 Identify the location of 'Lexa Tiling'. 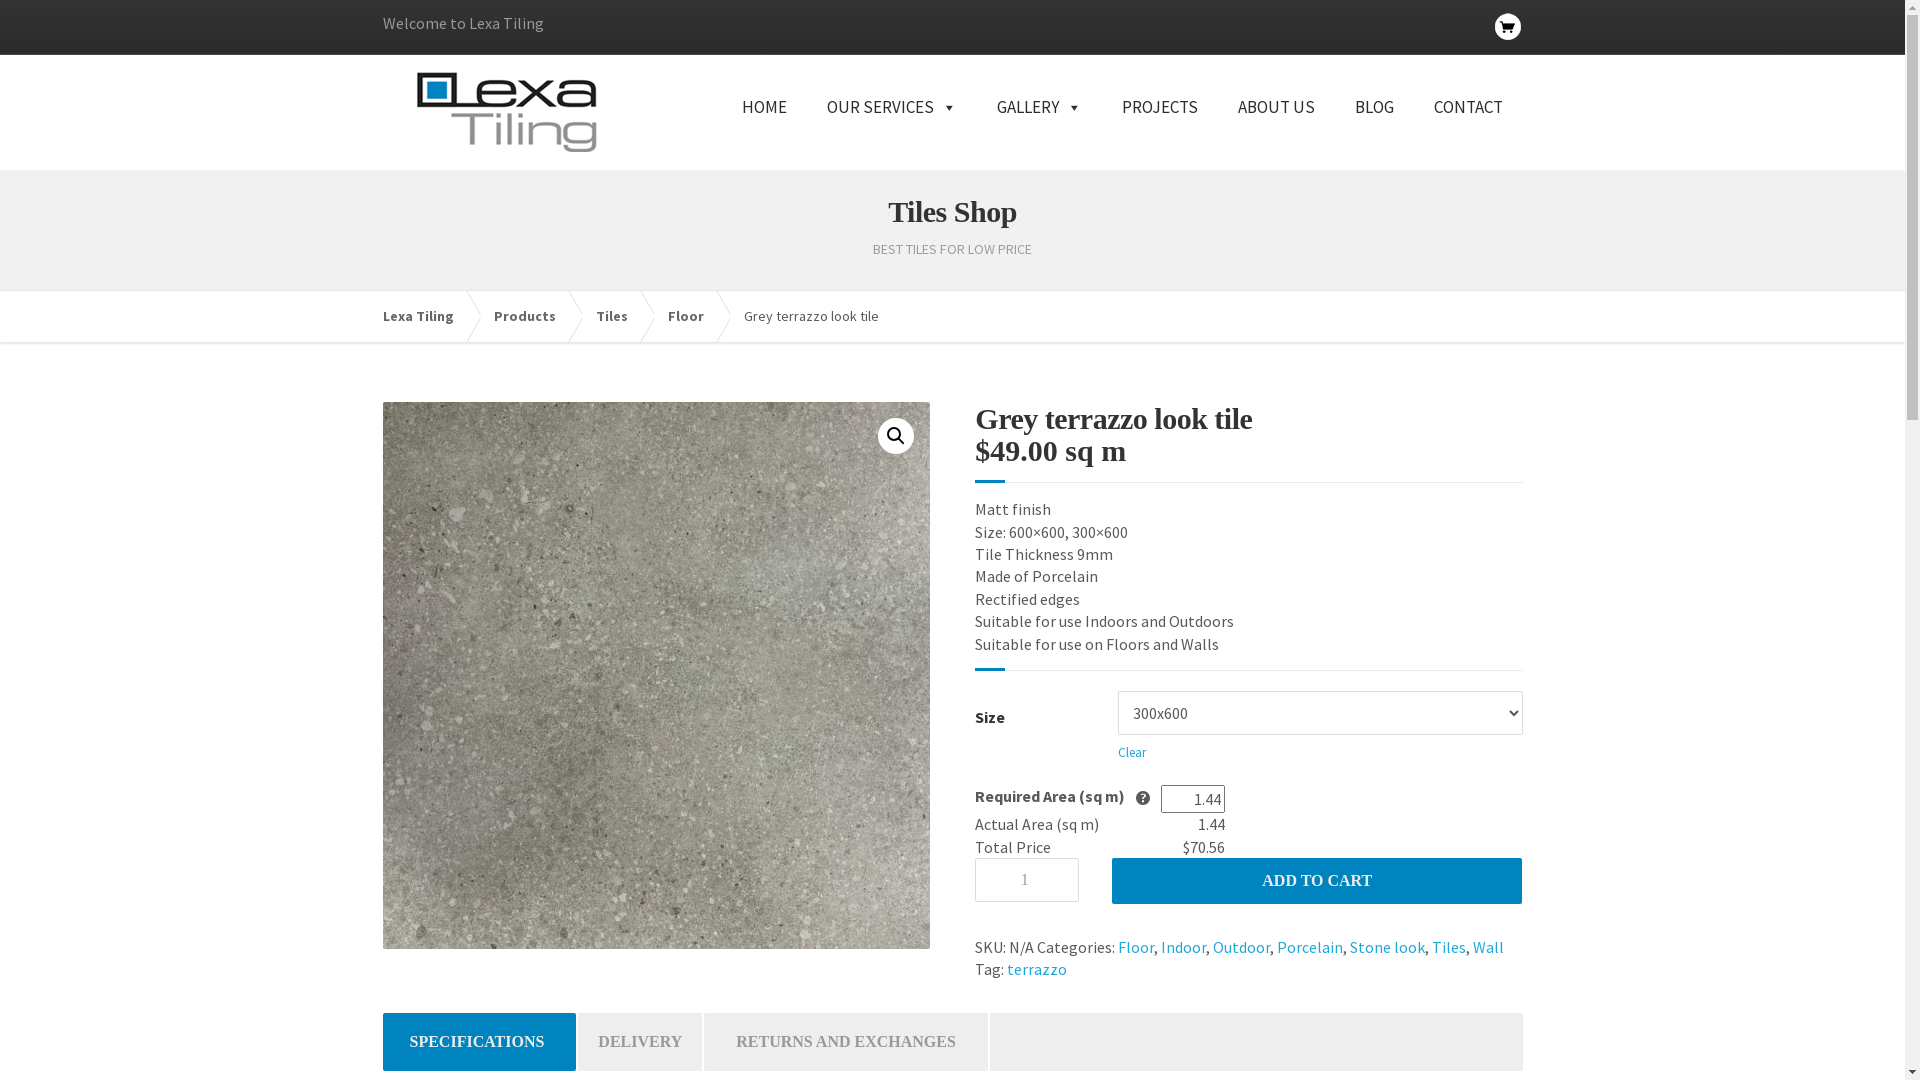
(426, 315).